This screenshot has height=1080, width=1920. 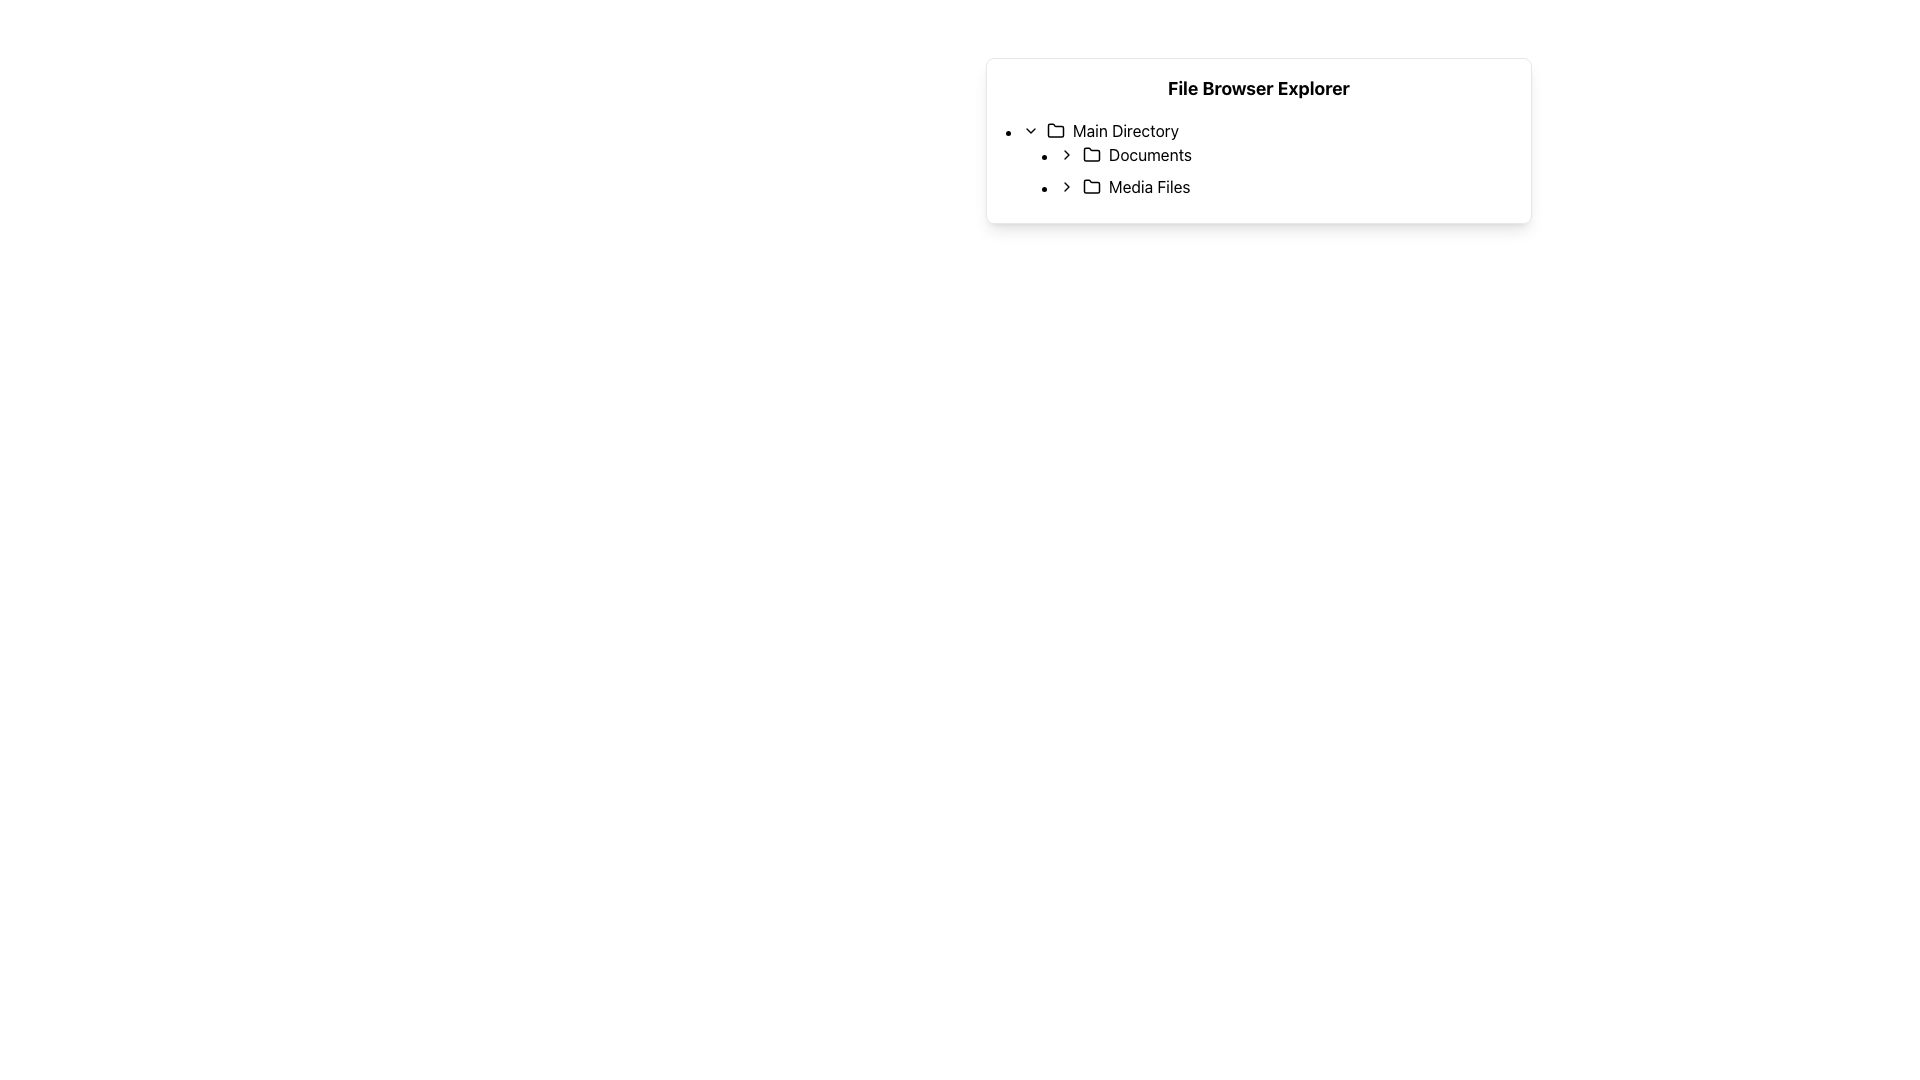 What do you see at coordinates (1090, 153) in the screenshot?
I see `on the folder icon located` at bounding box center [1090, 153].